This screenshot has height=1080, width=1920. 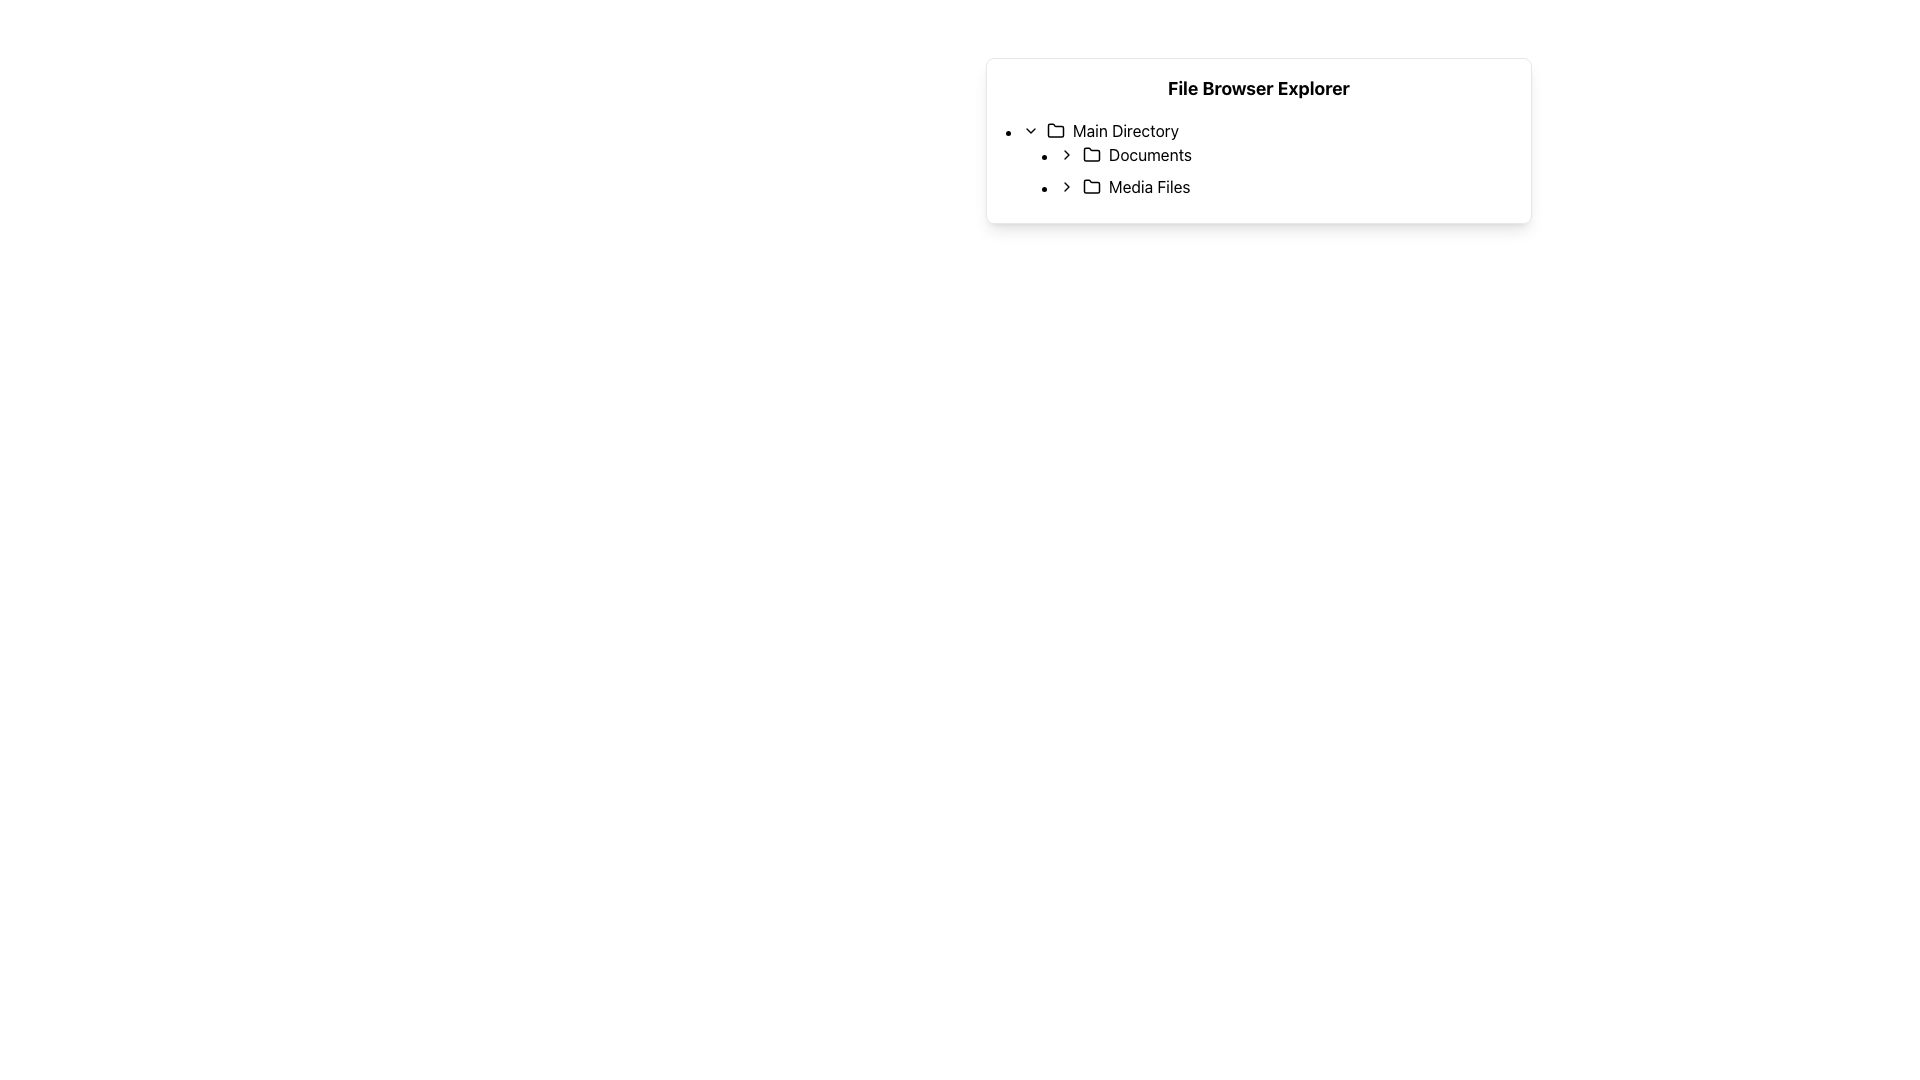 What do you see at coordinates (1090, 153) in the screenshot?
I see `on the folder icon located` at bounding box center [1090, 153].